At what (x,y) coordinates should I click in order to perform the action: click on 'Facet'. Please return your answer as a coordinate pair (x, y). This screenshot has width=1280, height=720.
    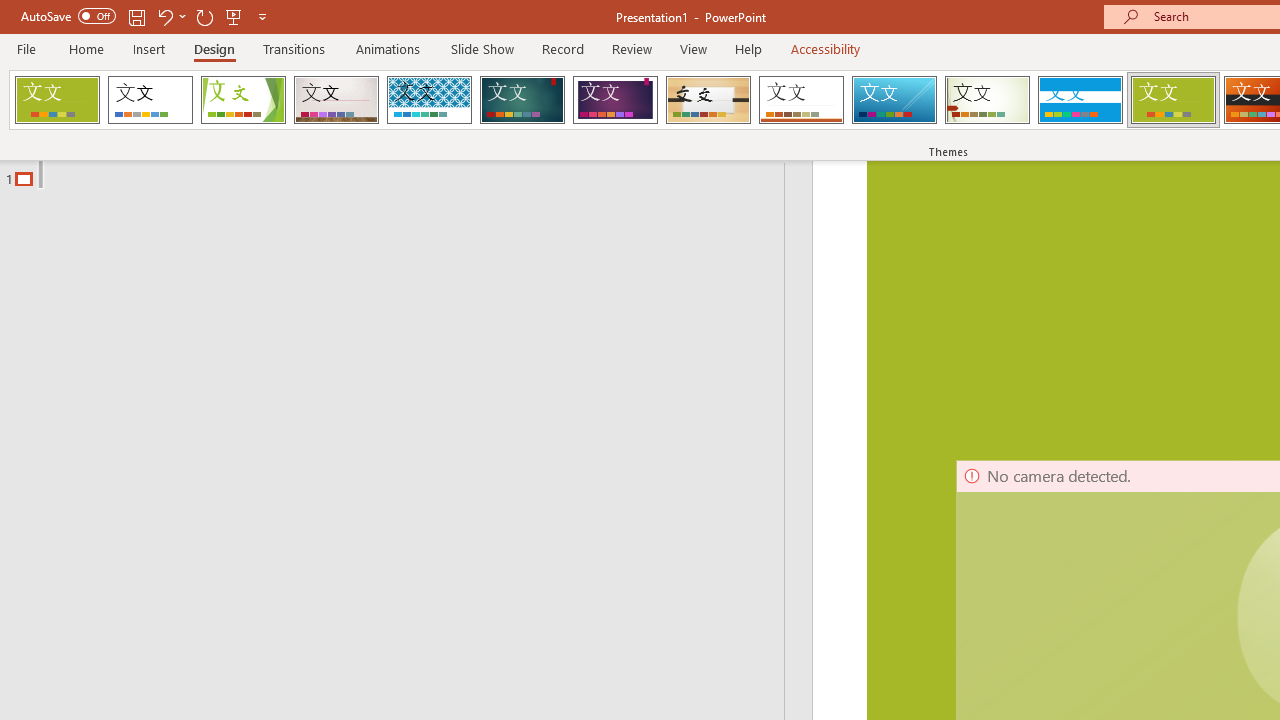
    Looking at the image, I should click on (242, 100).